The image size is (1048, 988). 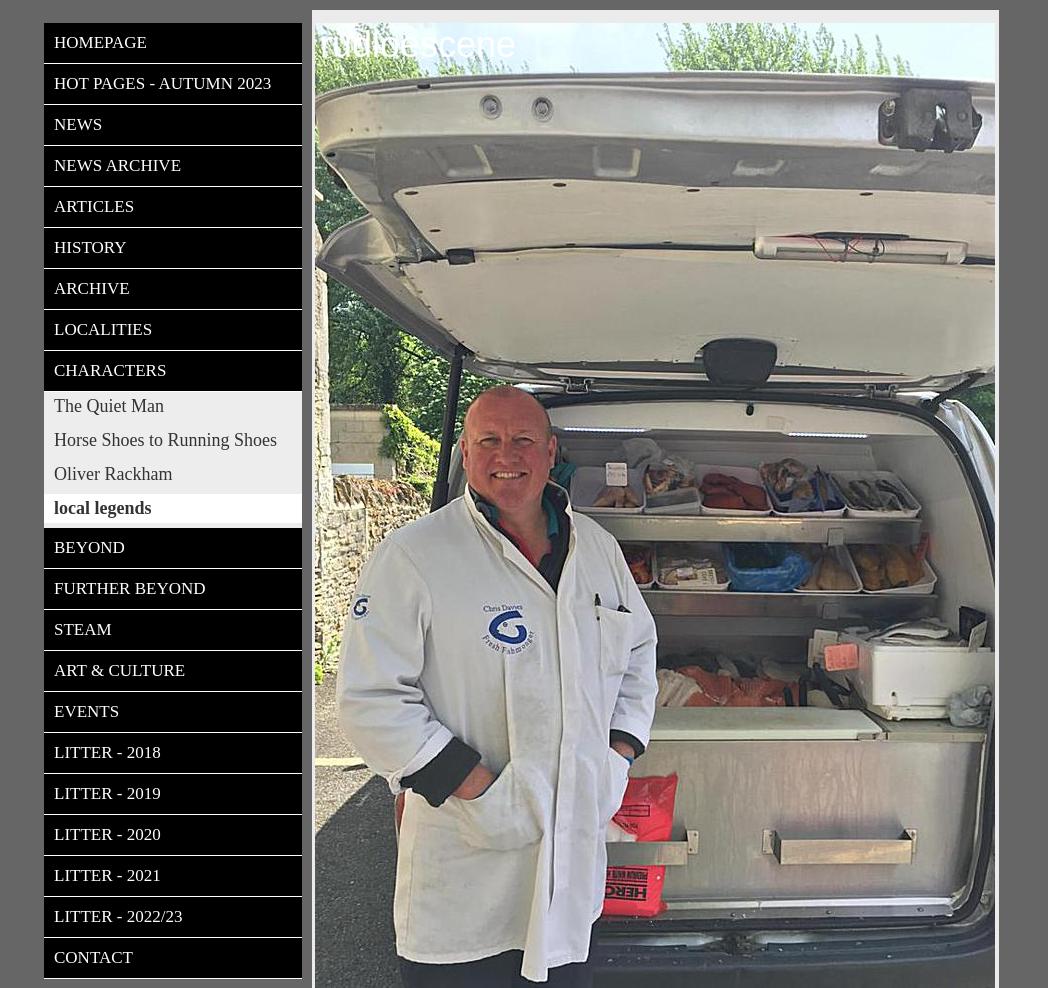 I want to click on 'News Archive', so click(x=116, y=164).